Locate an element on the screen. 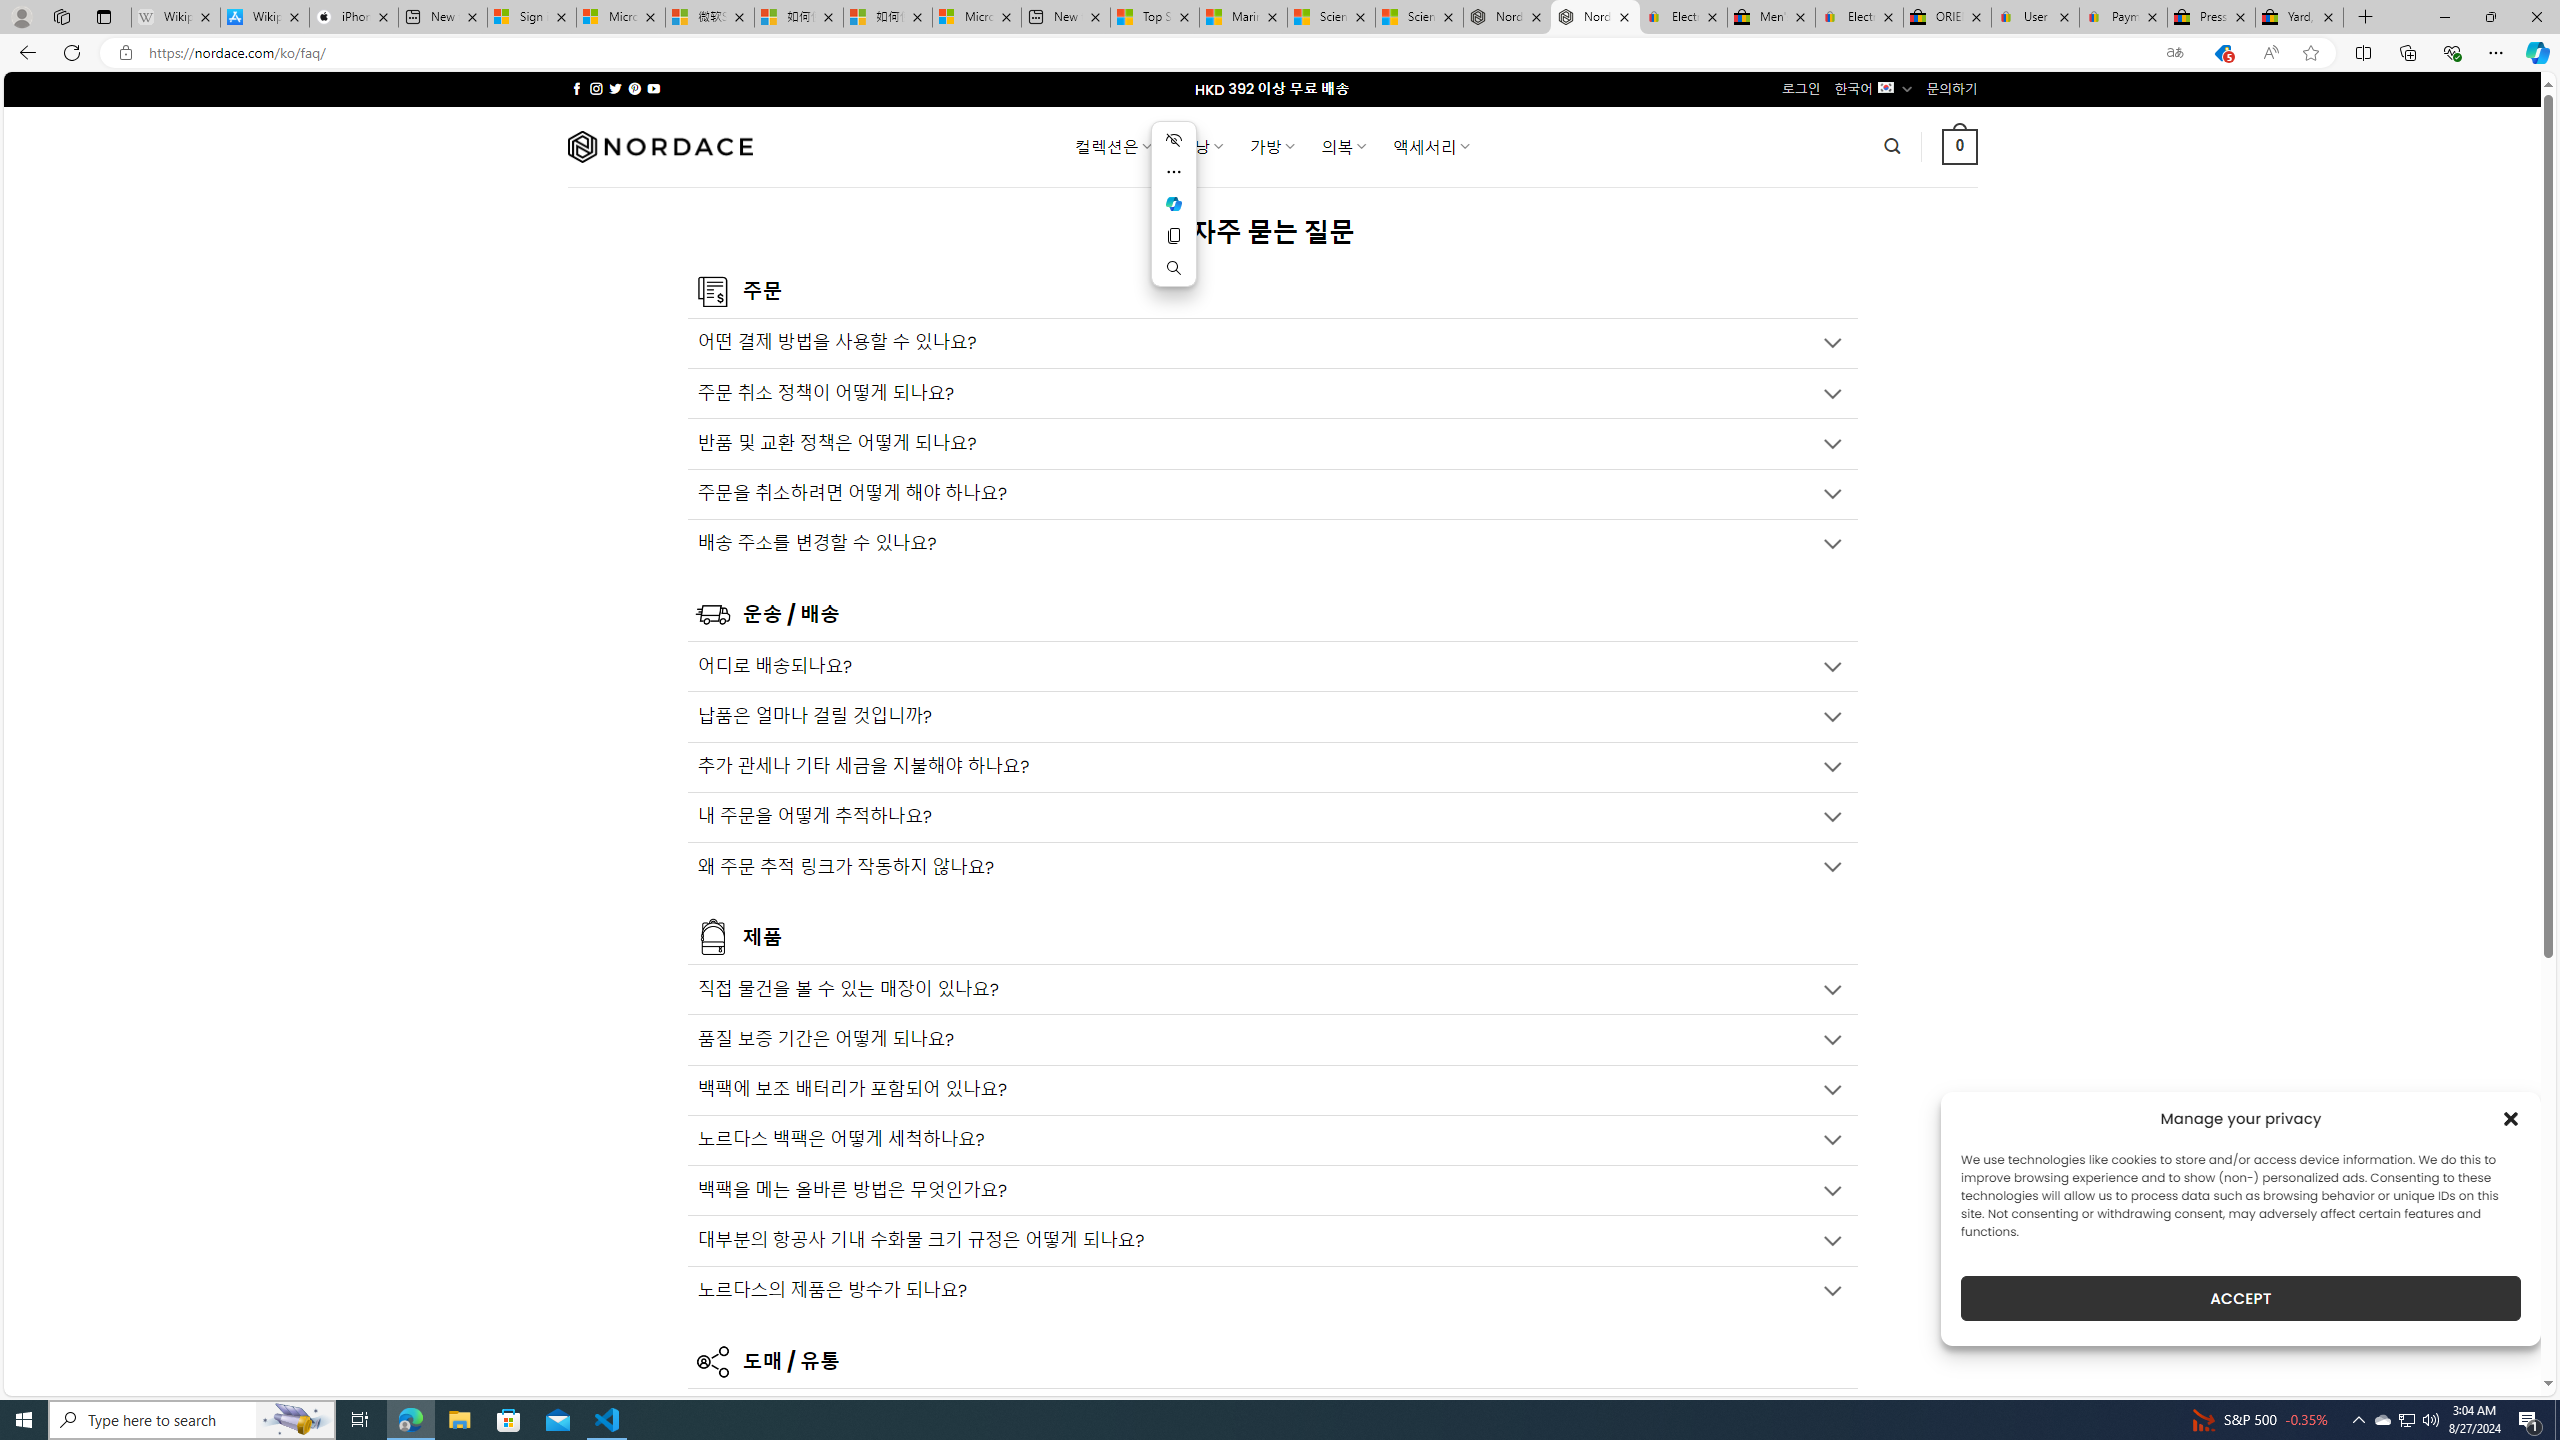 The height and width of the screenshot is (1440, 2560). 'Follow on Twitter' is located at coordinates (615, 88).